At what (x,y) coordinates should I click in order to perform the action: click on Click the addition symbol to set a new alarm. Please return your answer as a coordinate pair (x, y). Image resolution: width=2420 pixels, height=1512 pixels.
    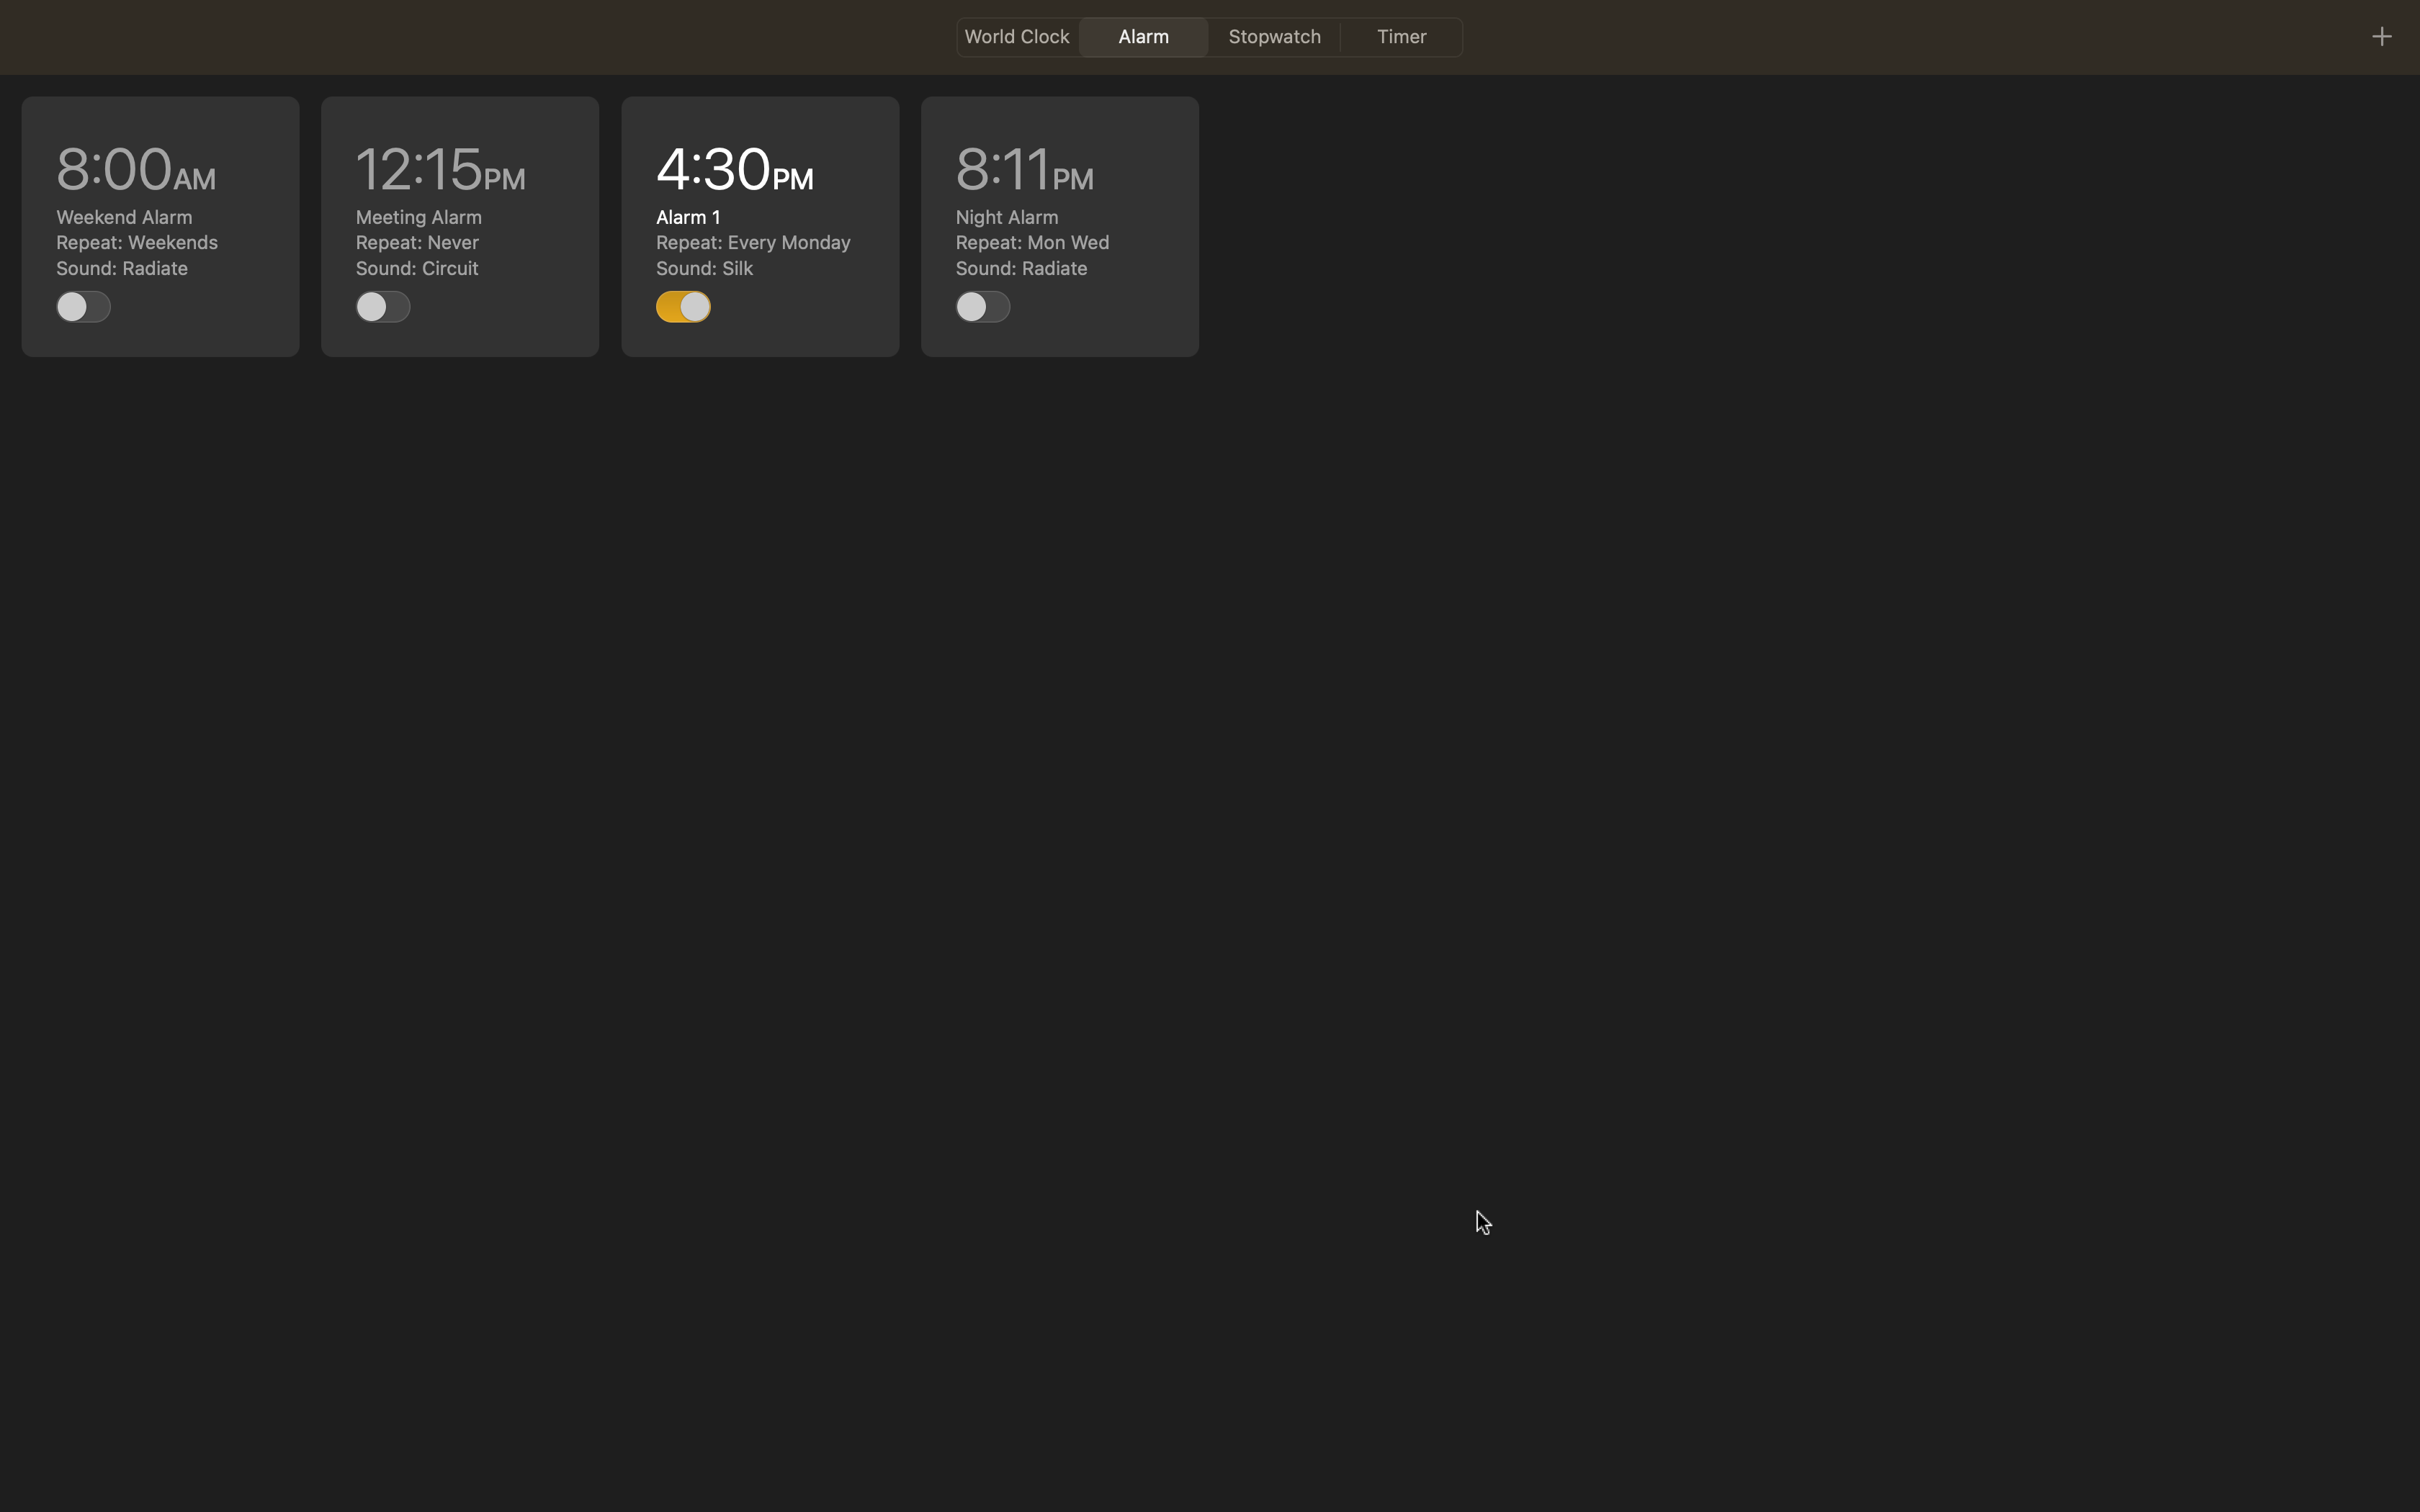
    Looking at the image, I should click on (2380, 35).